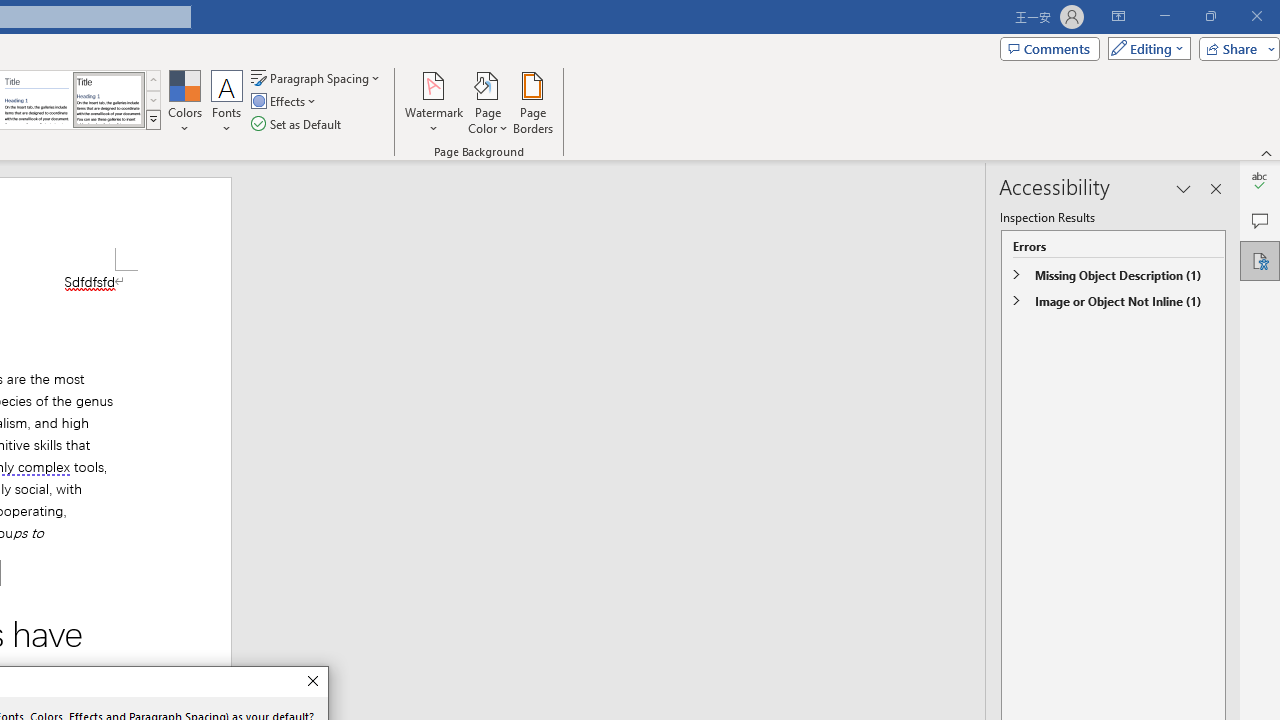  What do you see at coordinates (107, 100) in the screenshot?
I see `'Word 2013'` at bounding box center [107, 100].